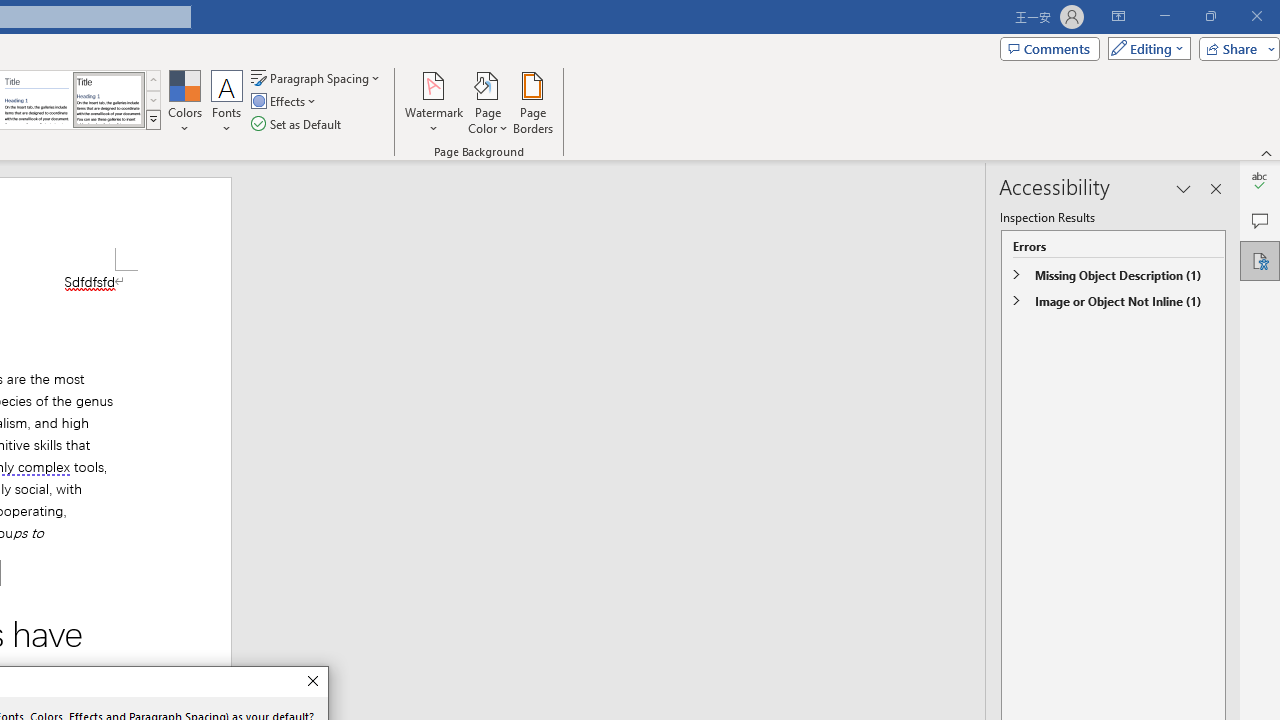  What do you see at coordinates (107, 100) in the screenshot?
I see `'Word 2013'` at bounding box center [107, 100].